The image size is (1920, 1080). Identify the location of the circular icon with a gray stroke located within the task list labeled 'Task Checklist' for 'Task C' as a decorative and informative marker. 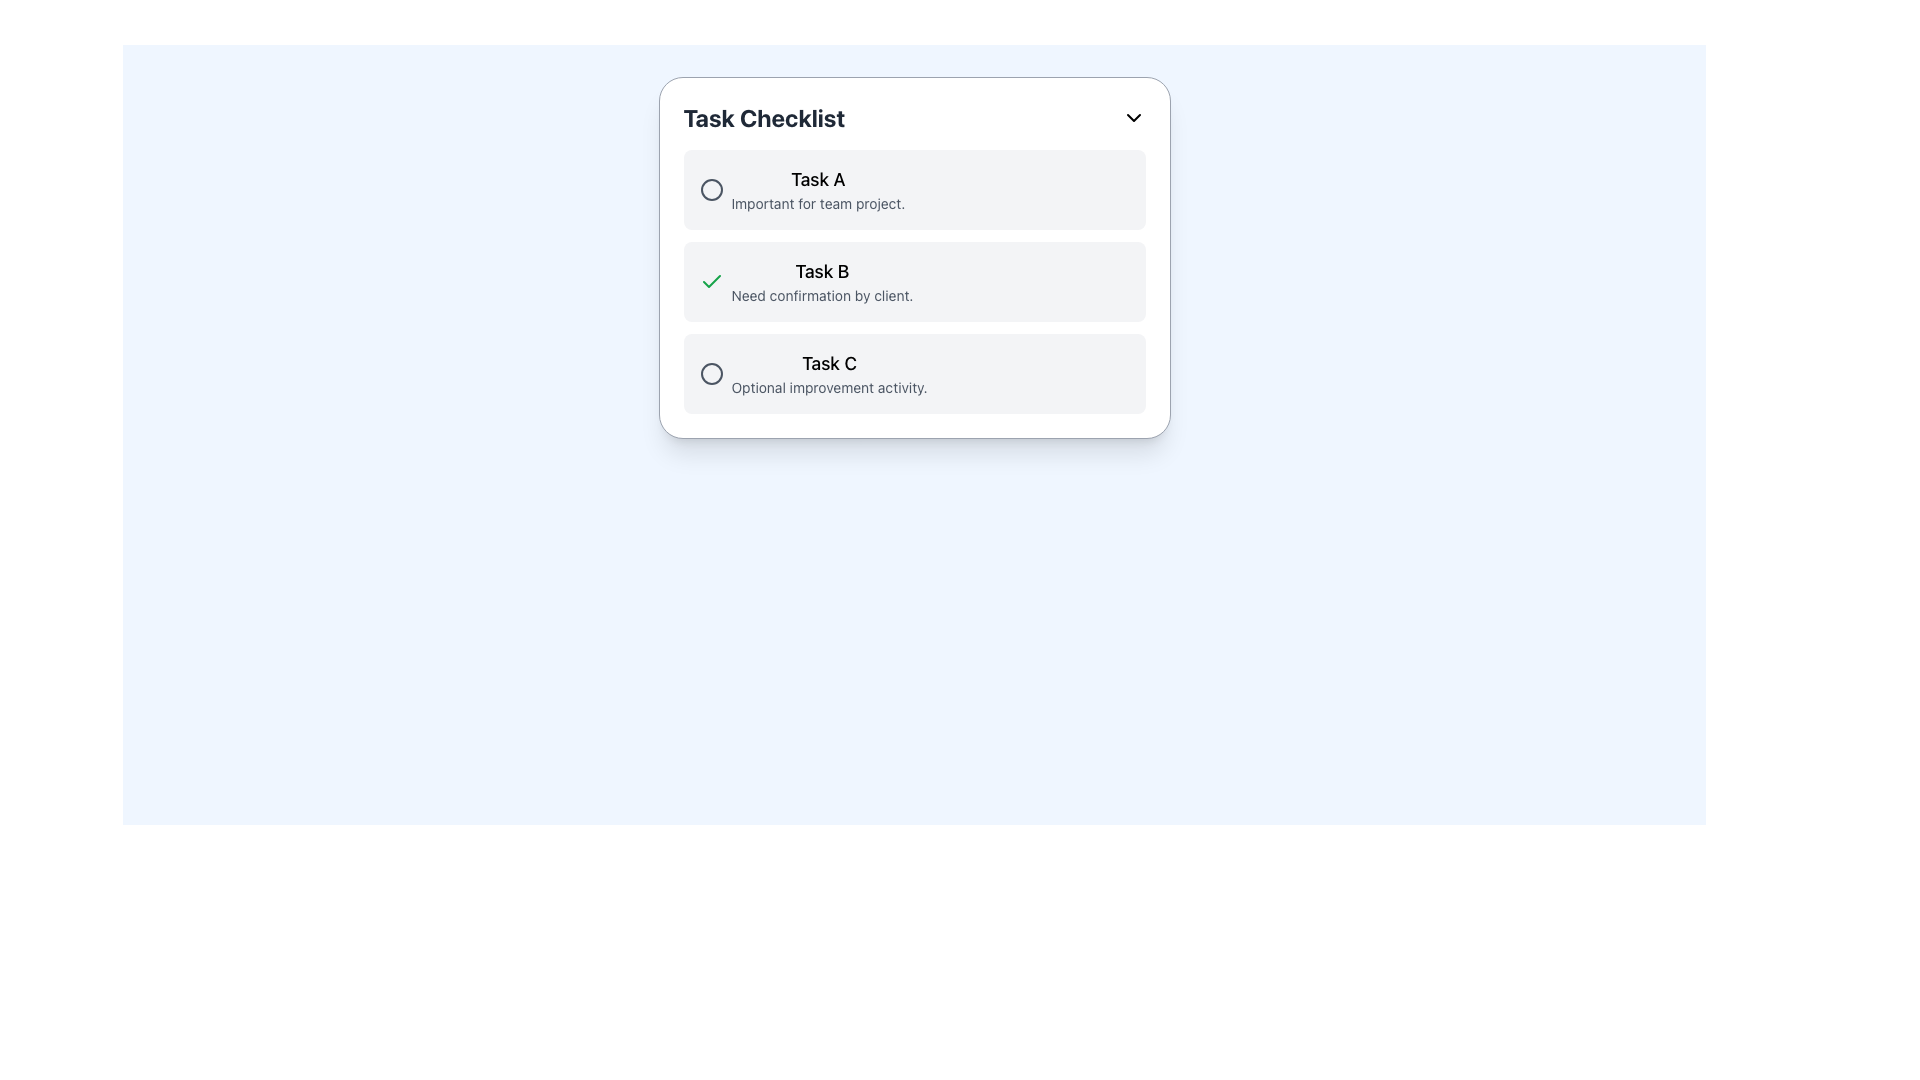
(711, 374).